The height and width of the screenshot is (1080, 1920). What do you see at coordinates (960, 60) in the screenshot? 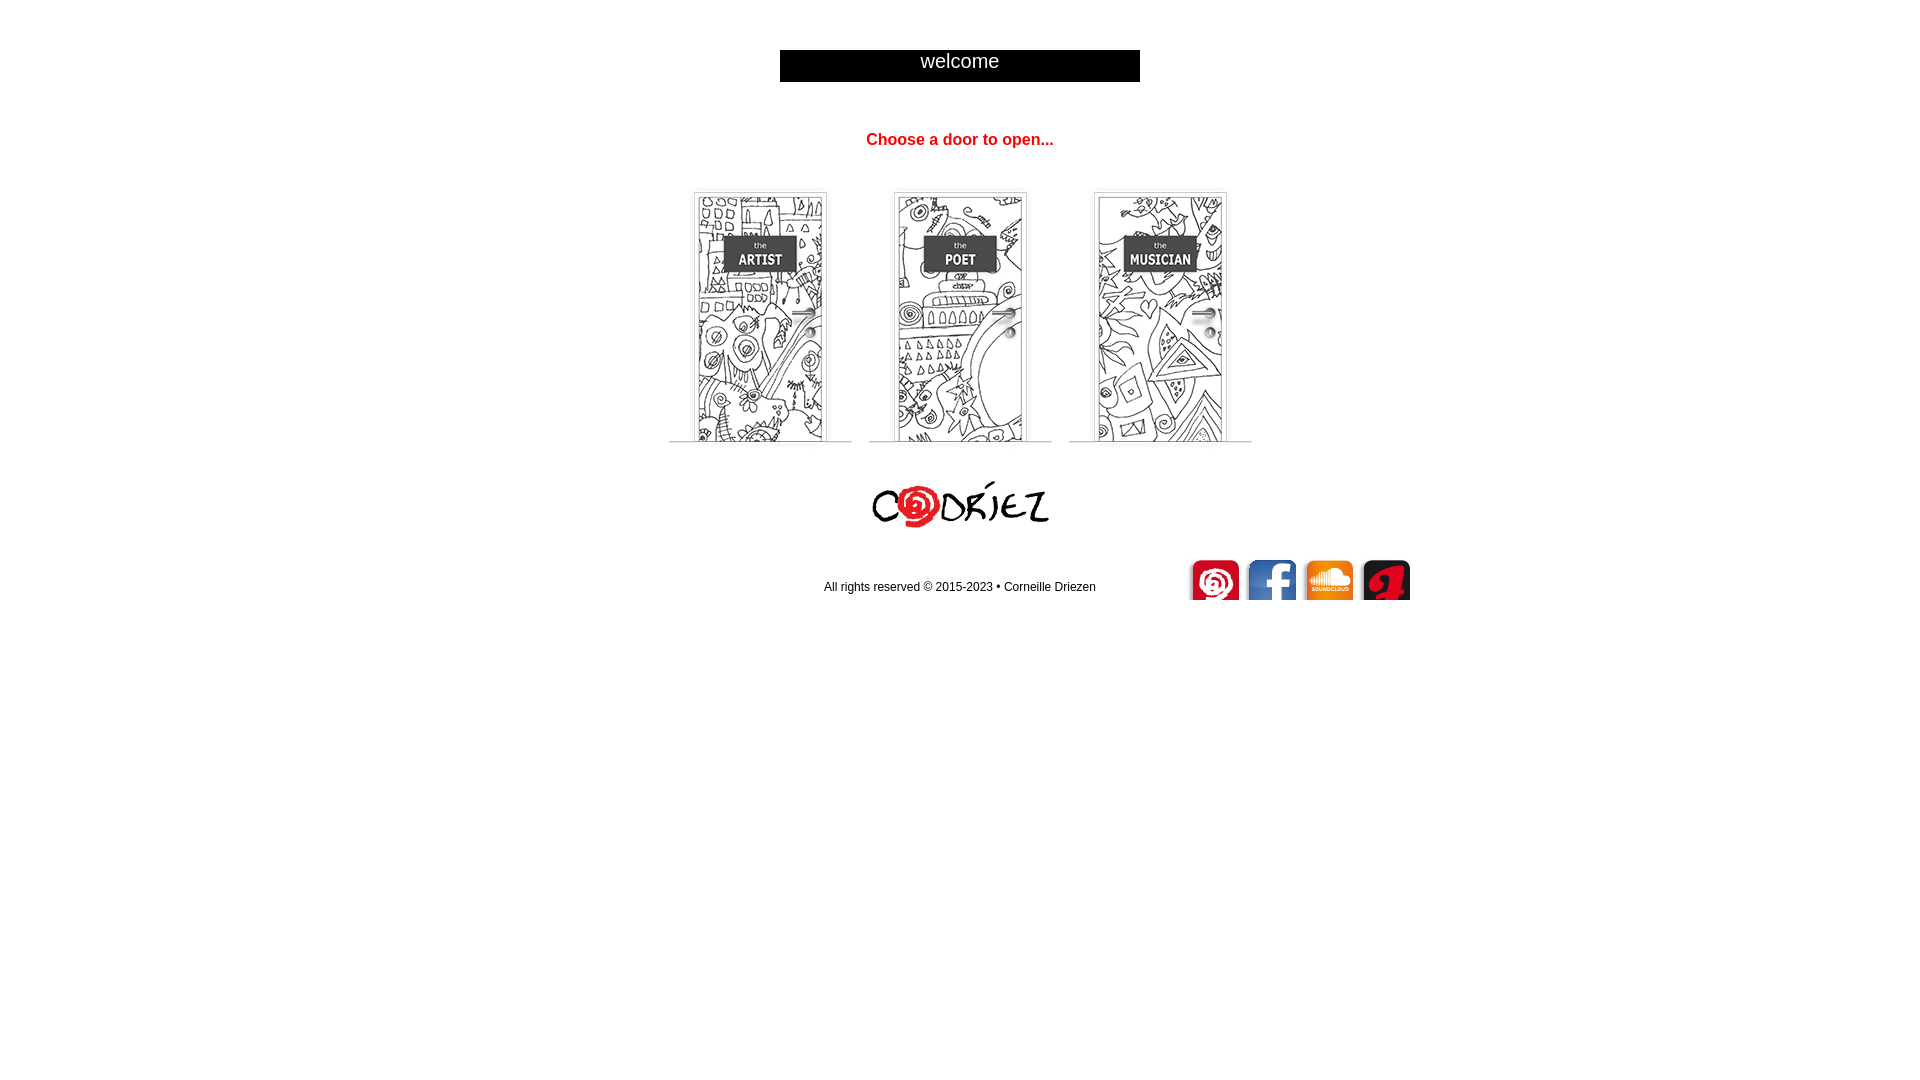
I see `'welcome'` at bounding box center [960, 60].